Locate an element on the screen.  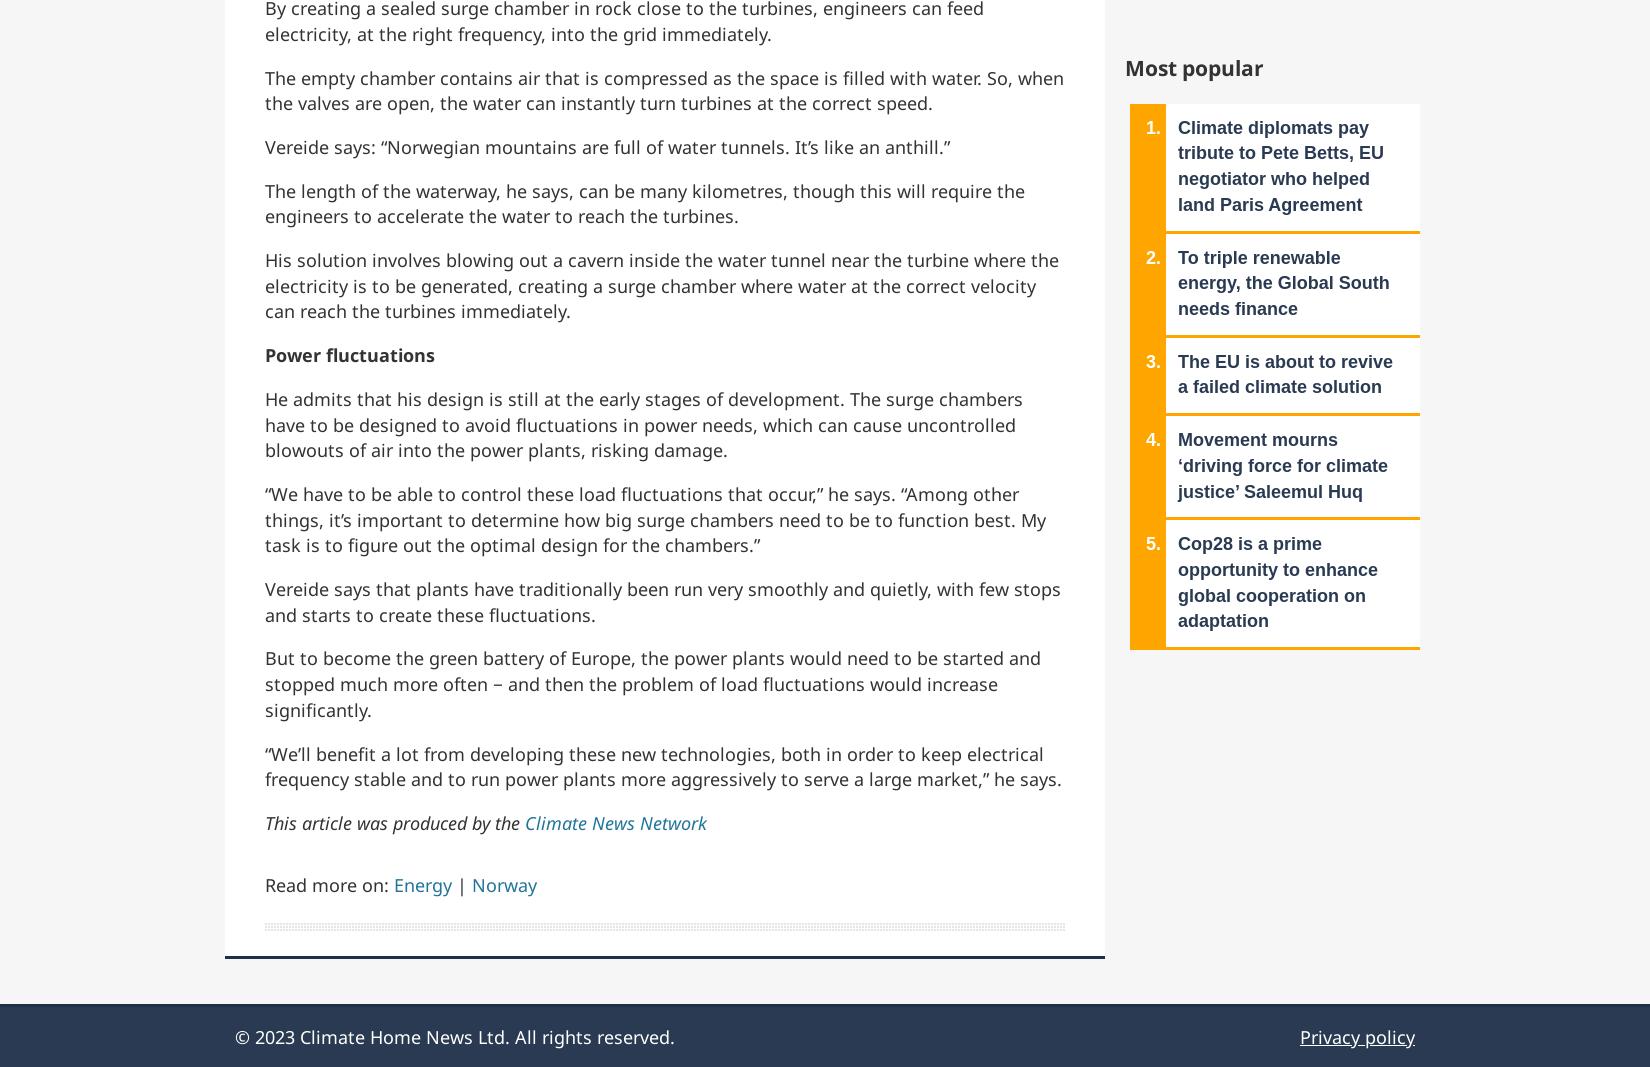
'Privacy policy' is located at coordinates (1356, 1037).